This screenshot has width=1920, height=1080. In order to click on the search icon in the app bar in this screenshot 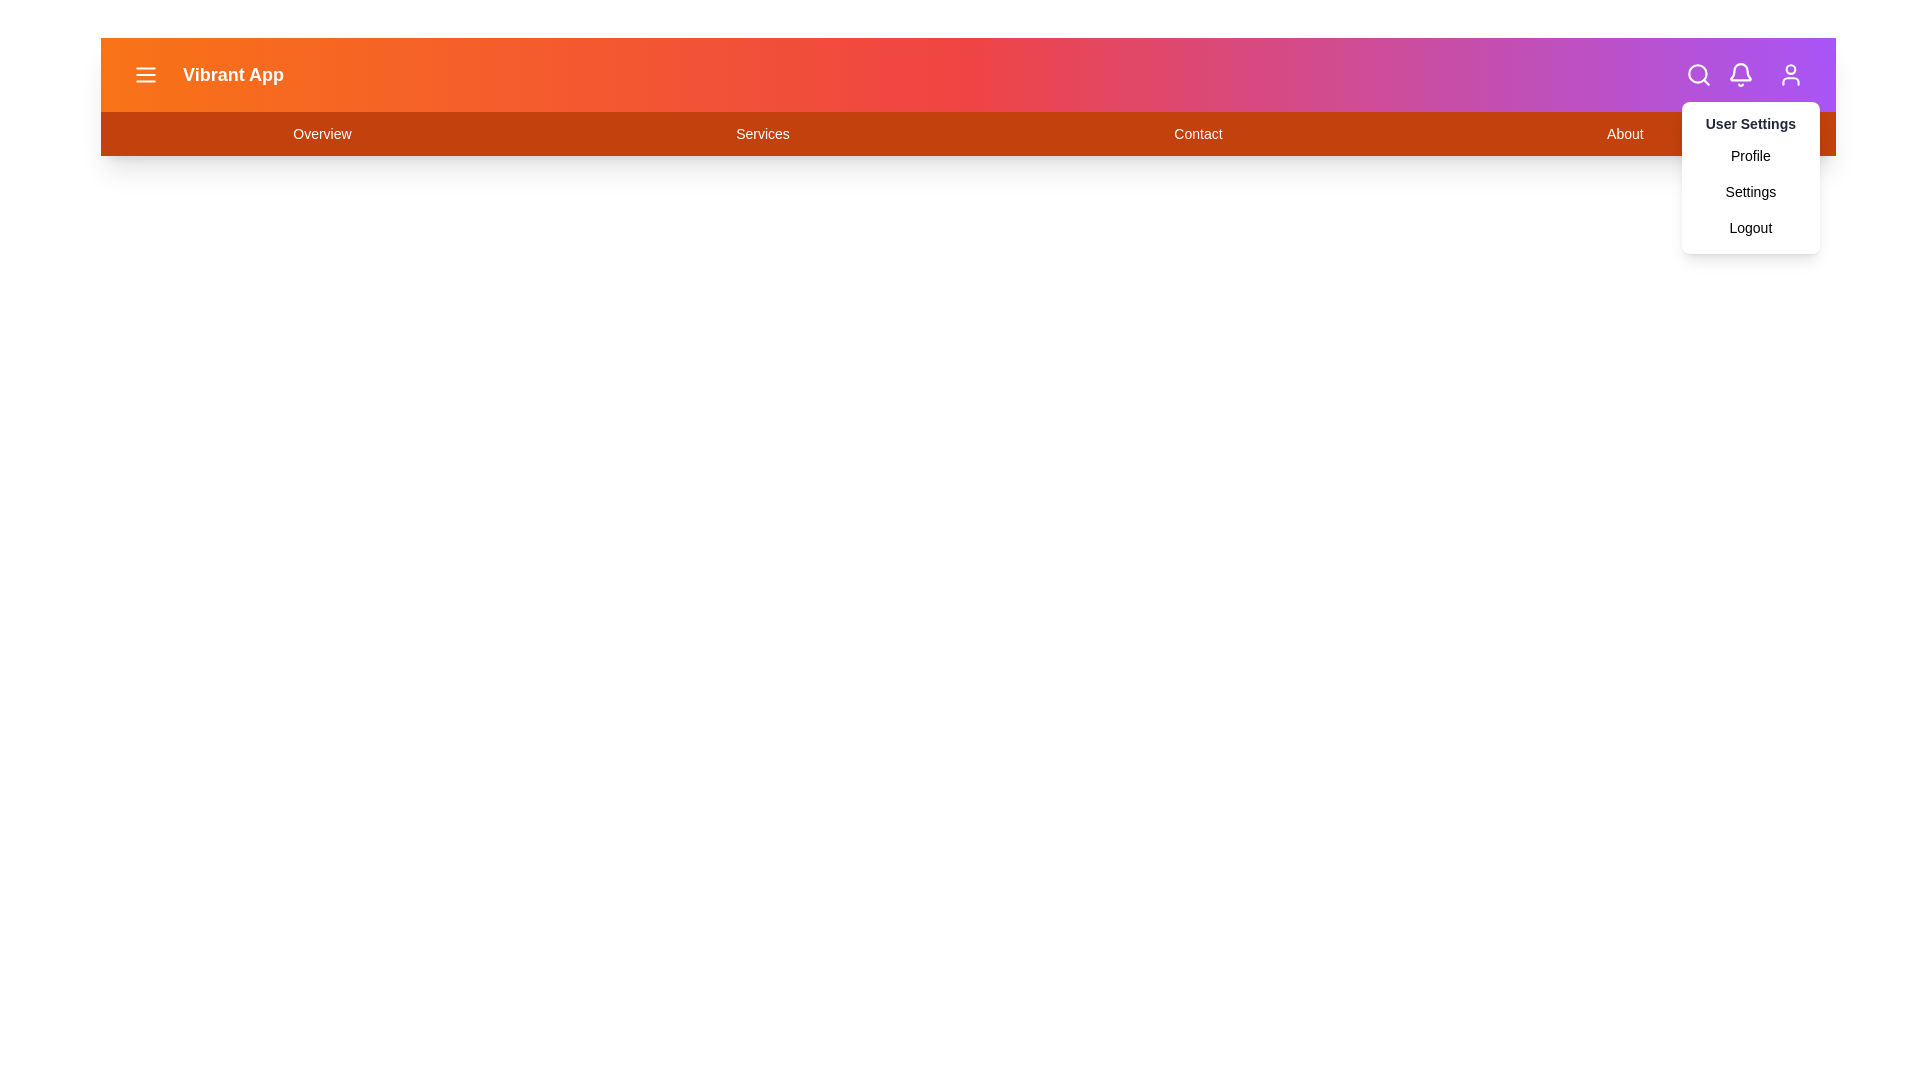, I will do `click(1698, 73)`.